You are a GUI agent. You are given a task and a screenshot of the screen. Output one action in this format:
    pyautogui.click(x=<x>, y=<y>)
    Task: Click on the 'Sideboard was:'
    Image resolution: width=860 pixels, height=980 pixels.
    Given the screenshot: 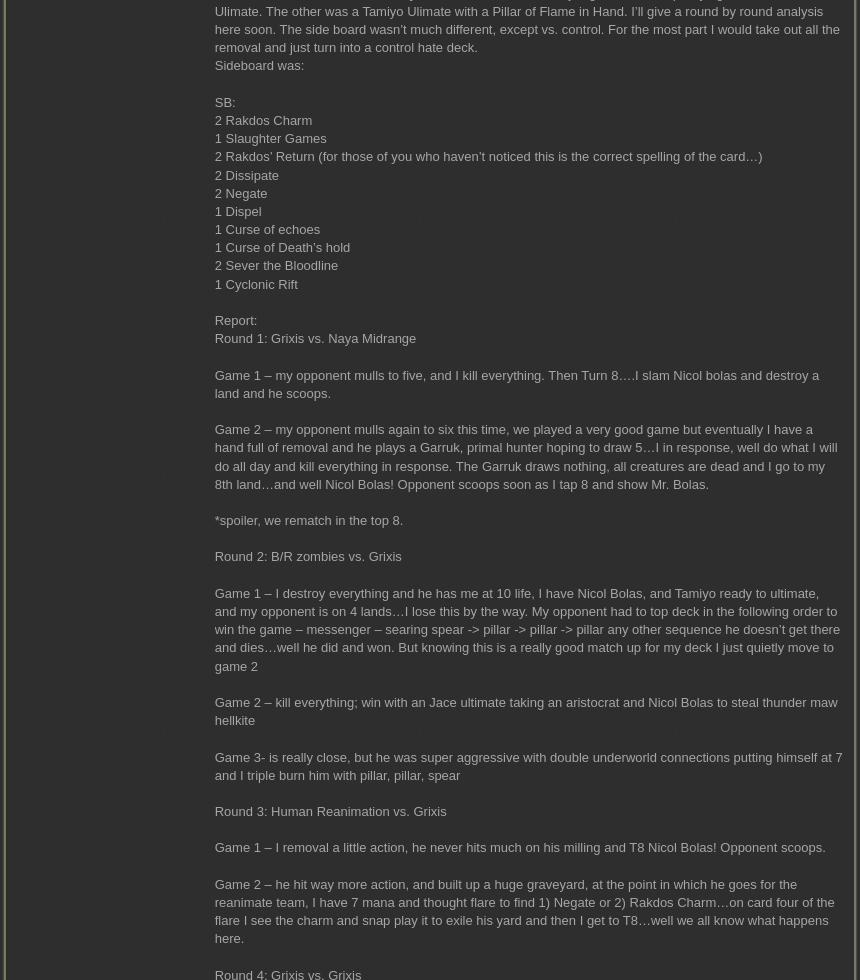 What is the action you would take?
    pyautogui.click(x=212, y=65)
    